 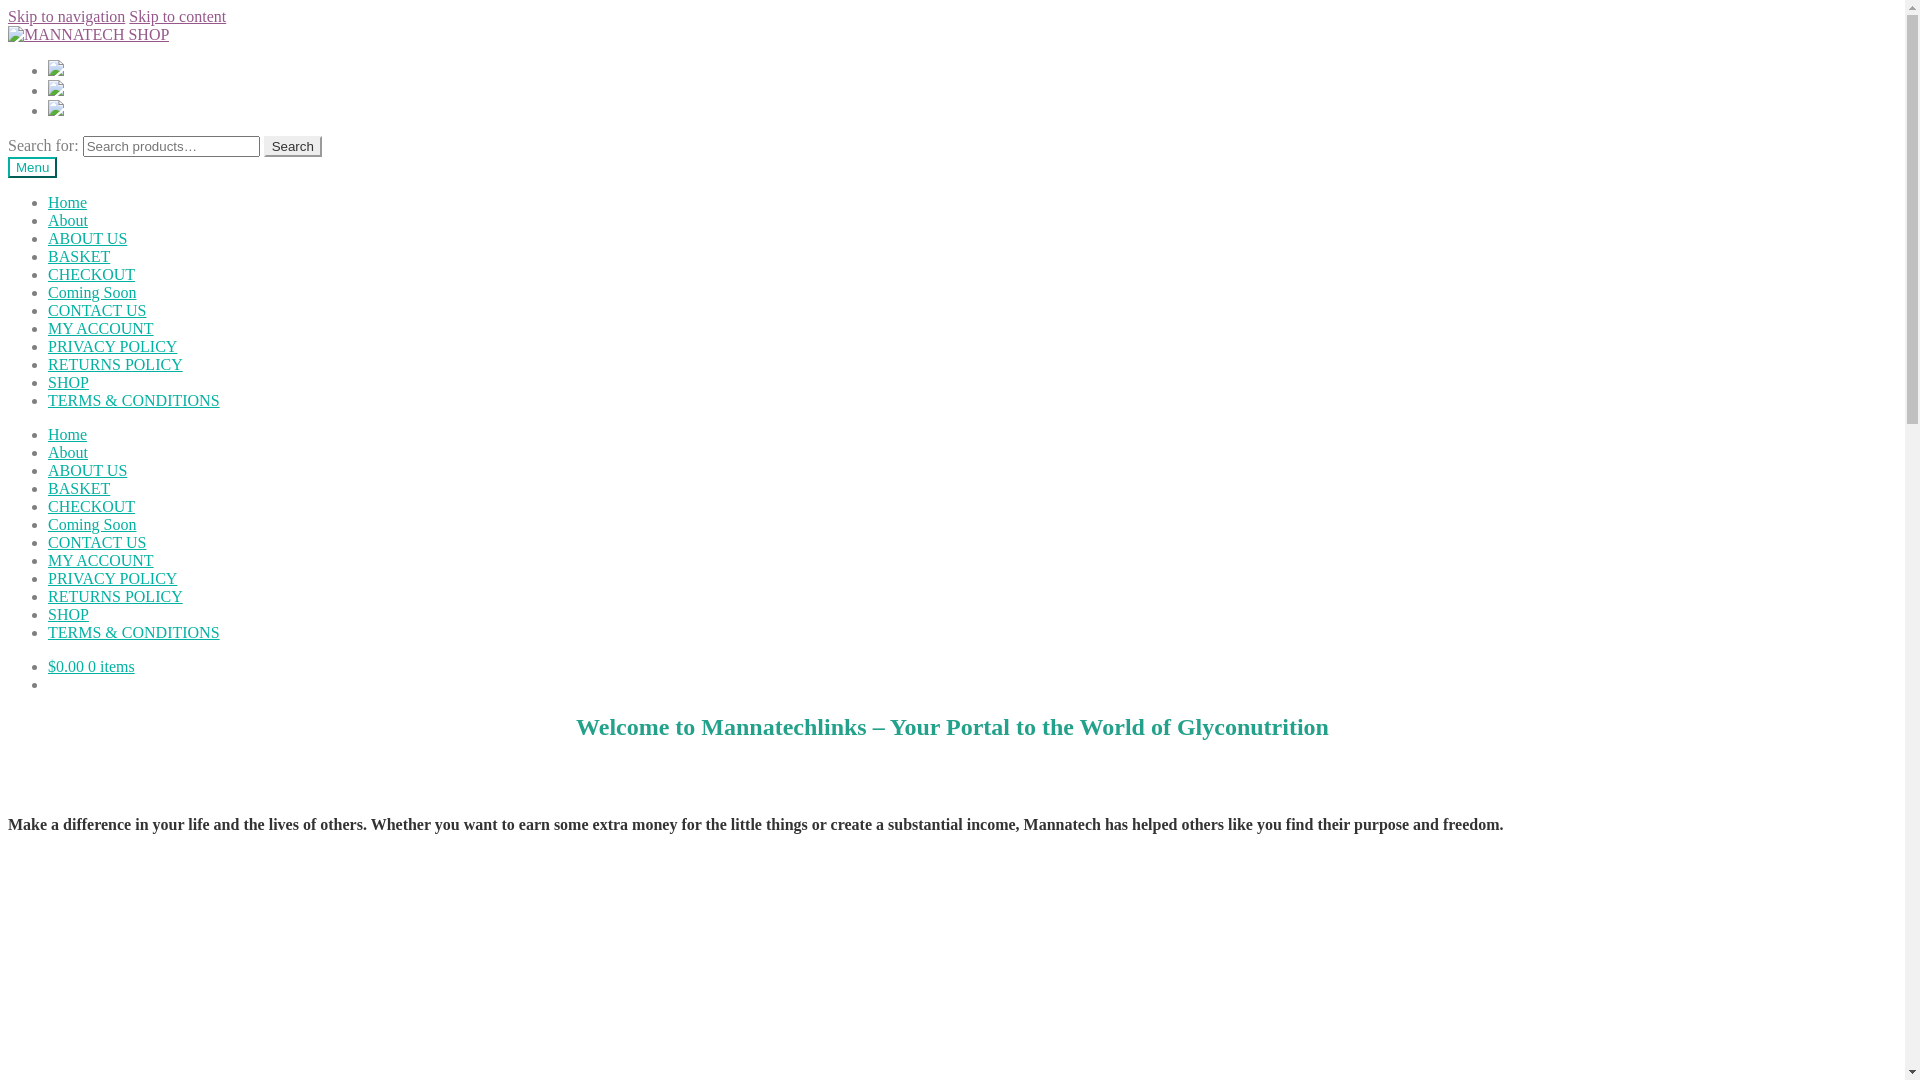 I want to click on 'Skip to navigation', so click(x=66, y=16).